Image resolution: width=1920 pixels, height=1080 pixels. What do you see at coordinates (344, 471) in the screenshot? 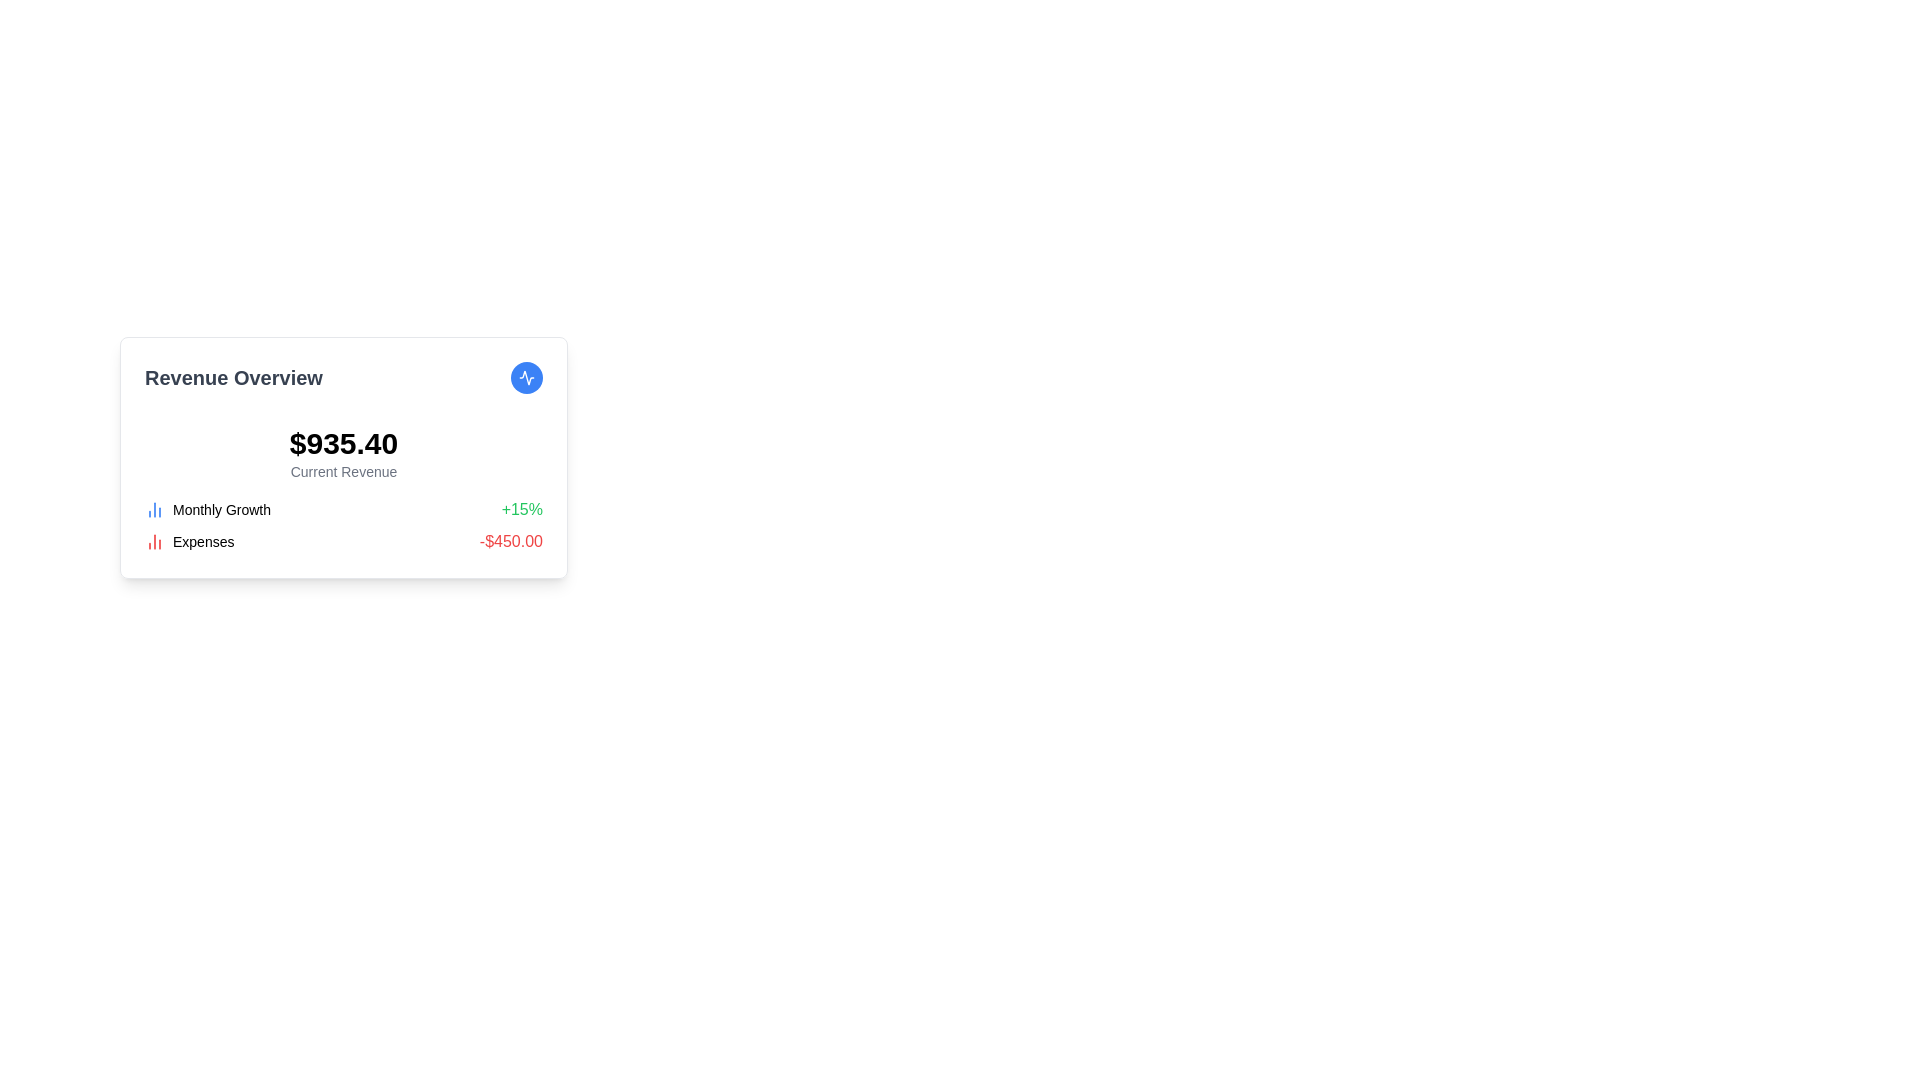
I see `the Label/Text Display that provides a textual description or label for the revenue value, located directly beneath the bold '$935.40' value` at bounding box center [344, 471].